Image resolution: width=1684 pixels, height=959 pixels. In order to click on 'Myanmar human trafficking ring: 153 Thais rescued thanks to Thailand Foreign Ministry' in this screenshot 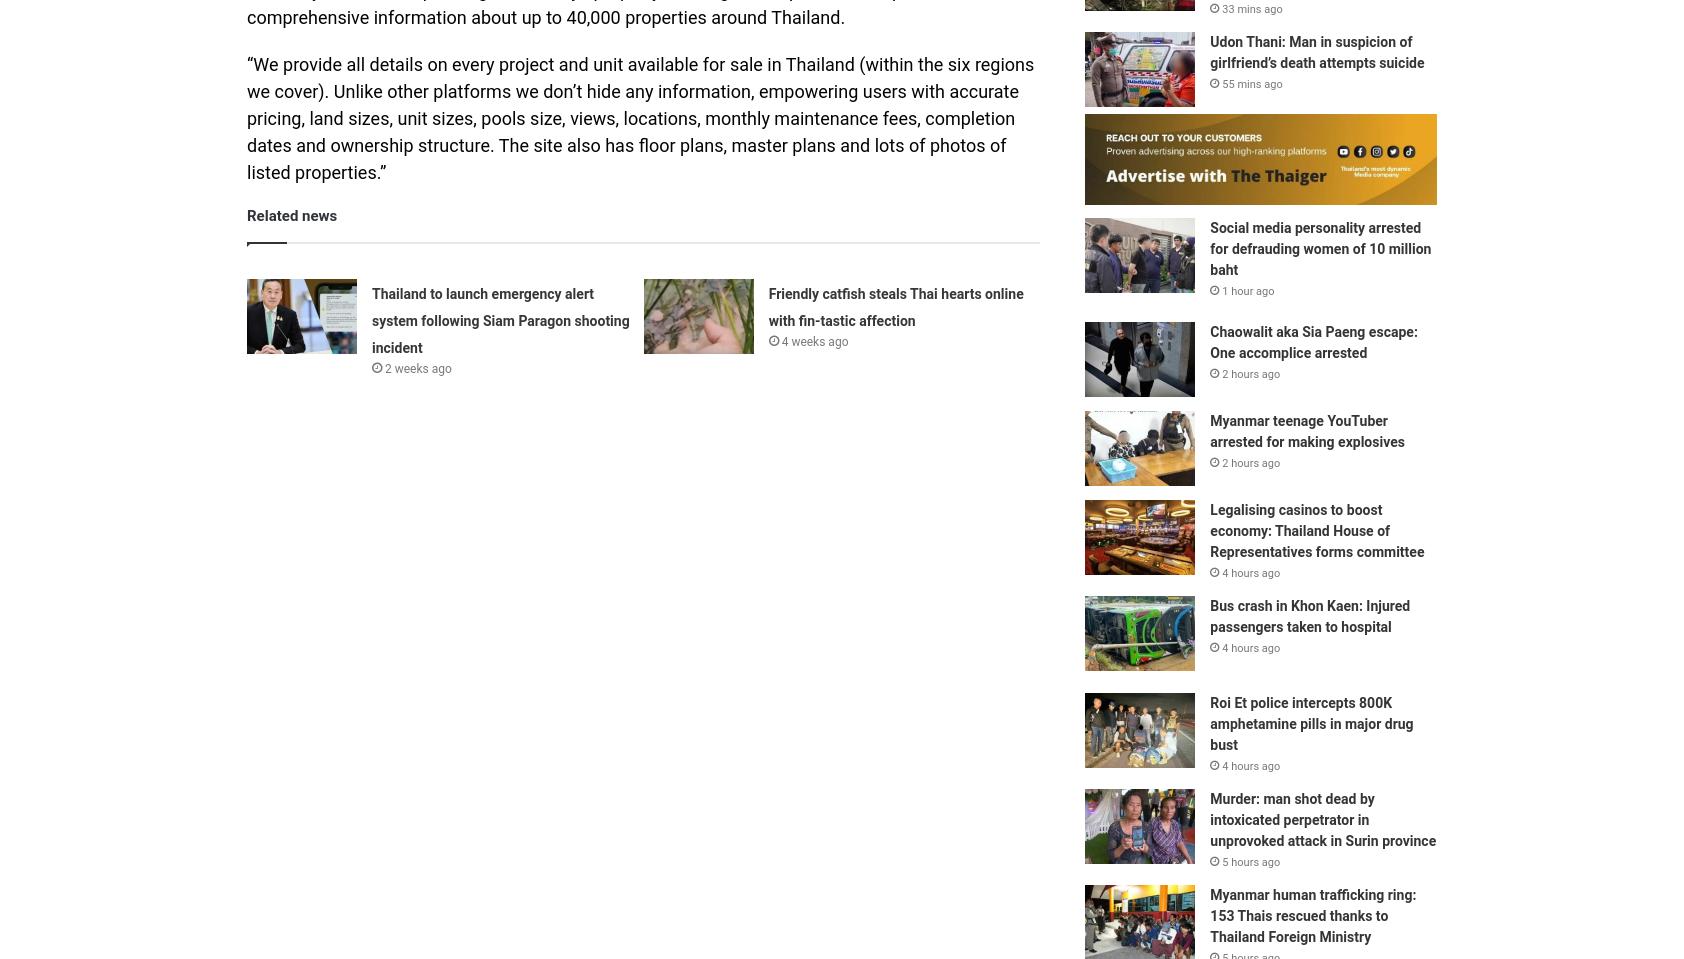, I will do `click(1312, 914)`.